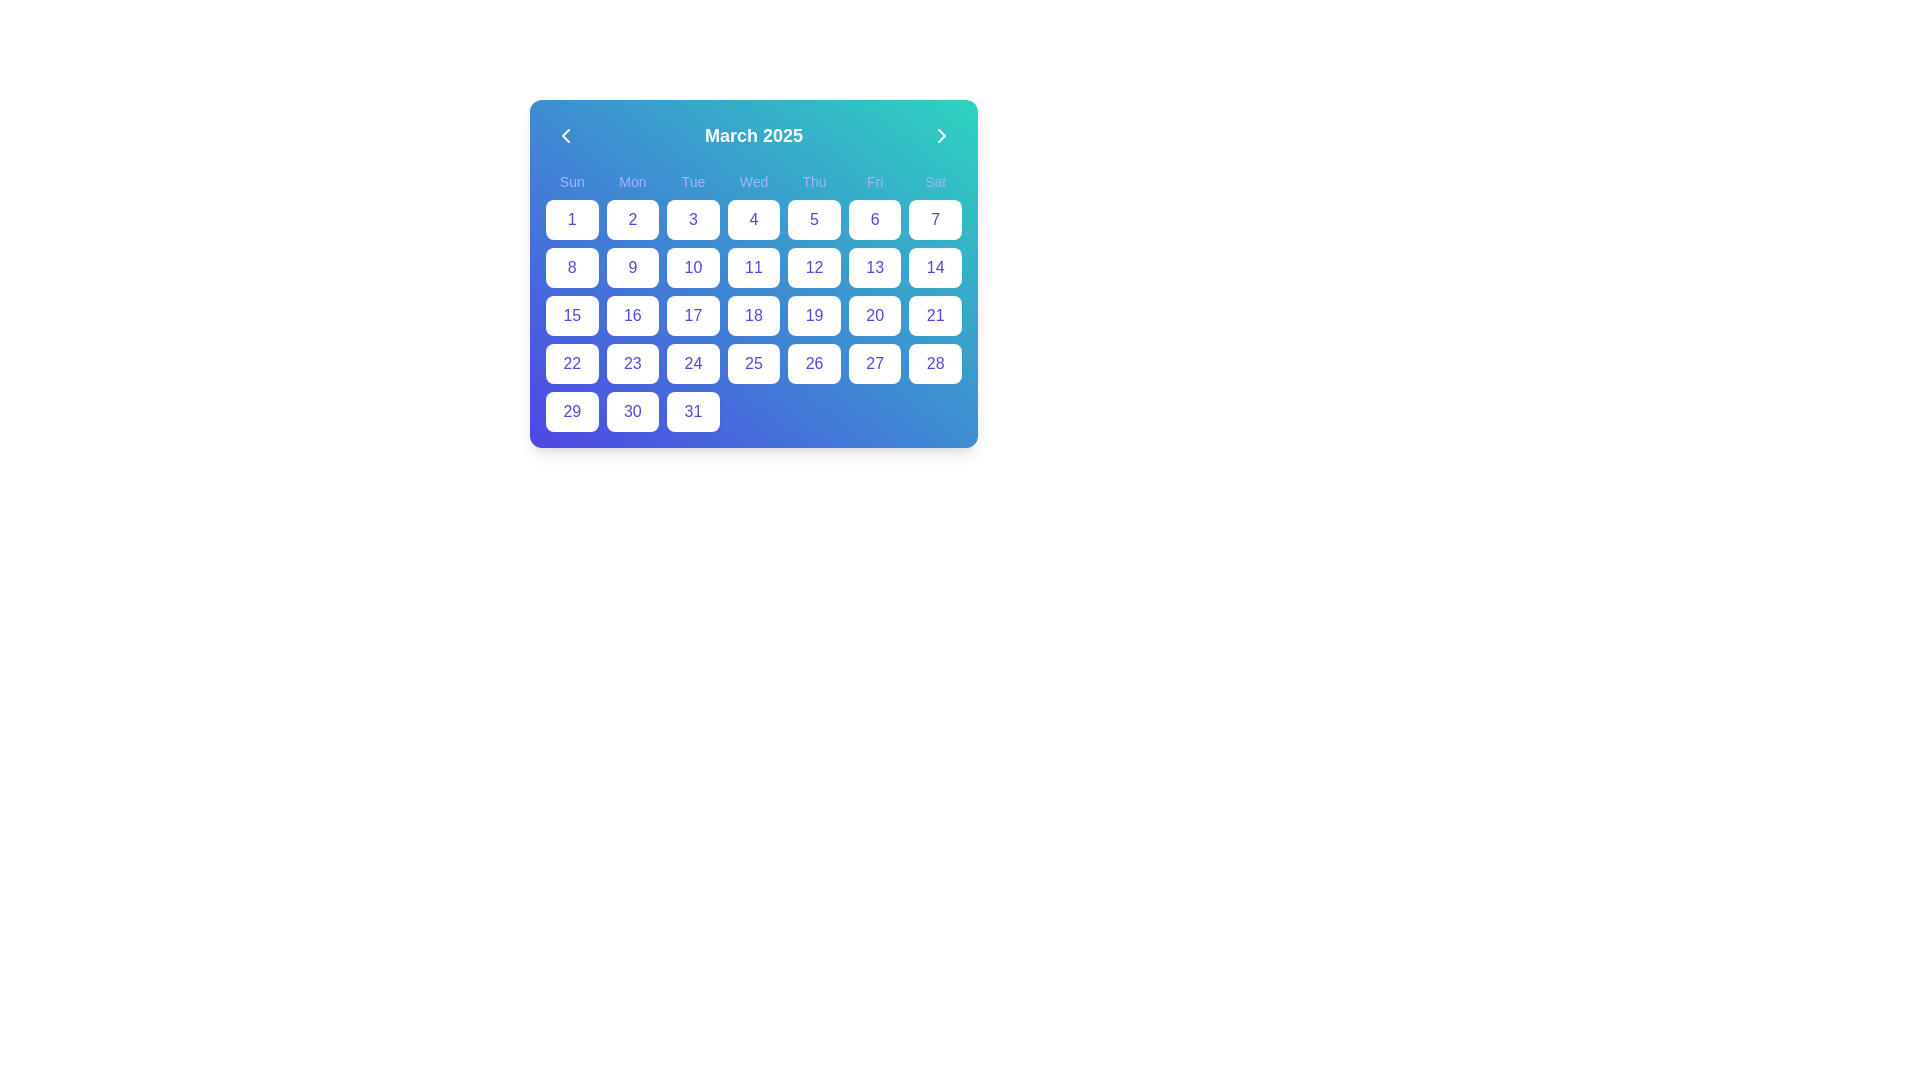 The height and width of the screenshot is (1080, 1920). I want to click on the navigation button in the top-right corner of the calendar interface, so click(940, 135).